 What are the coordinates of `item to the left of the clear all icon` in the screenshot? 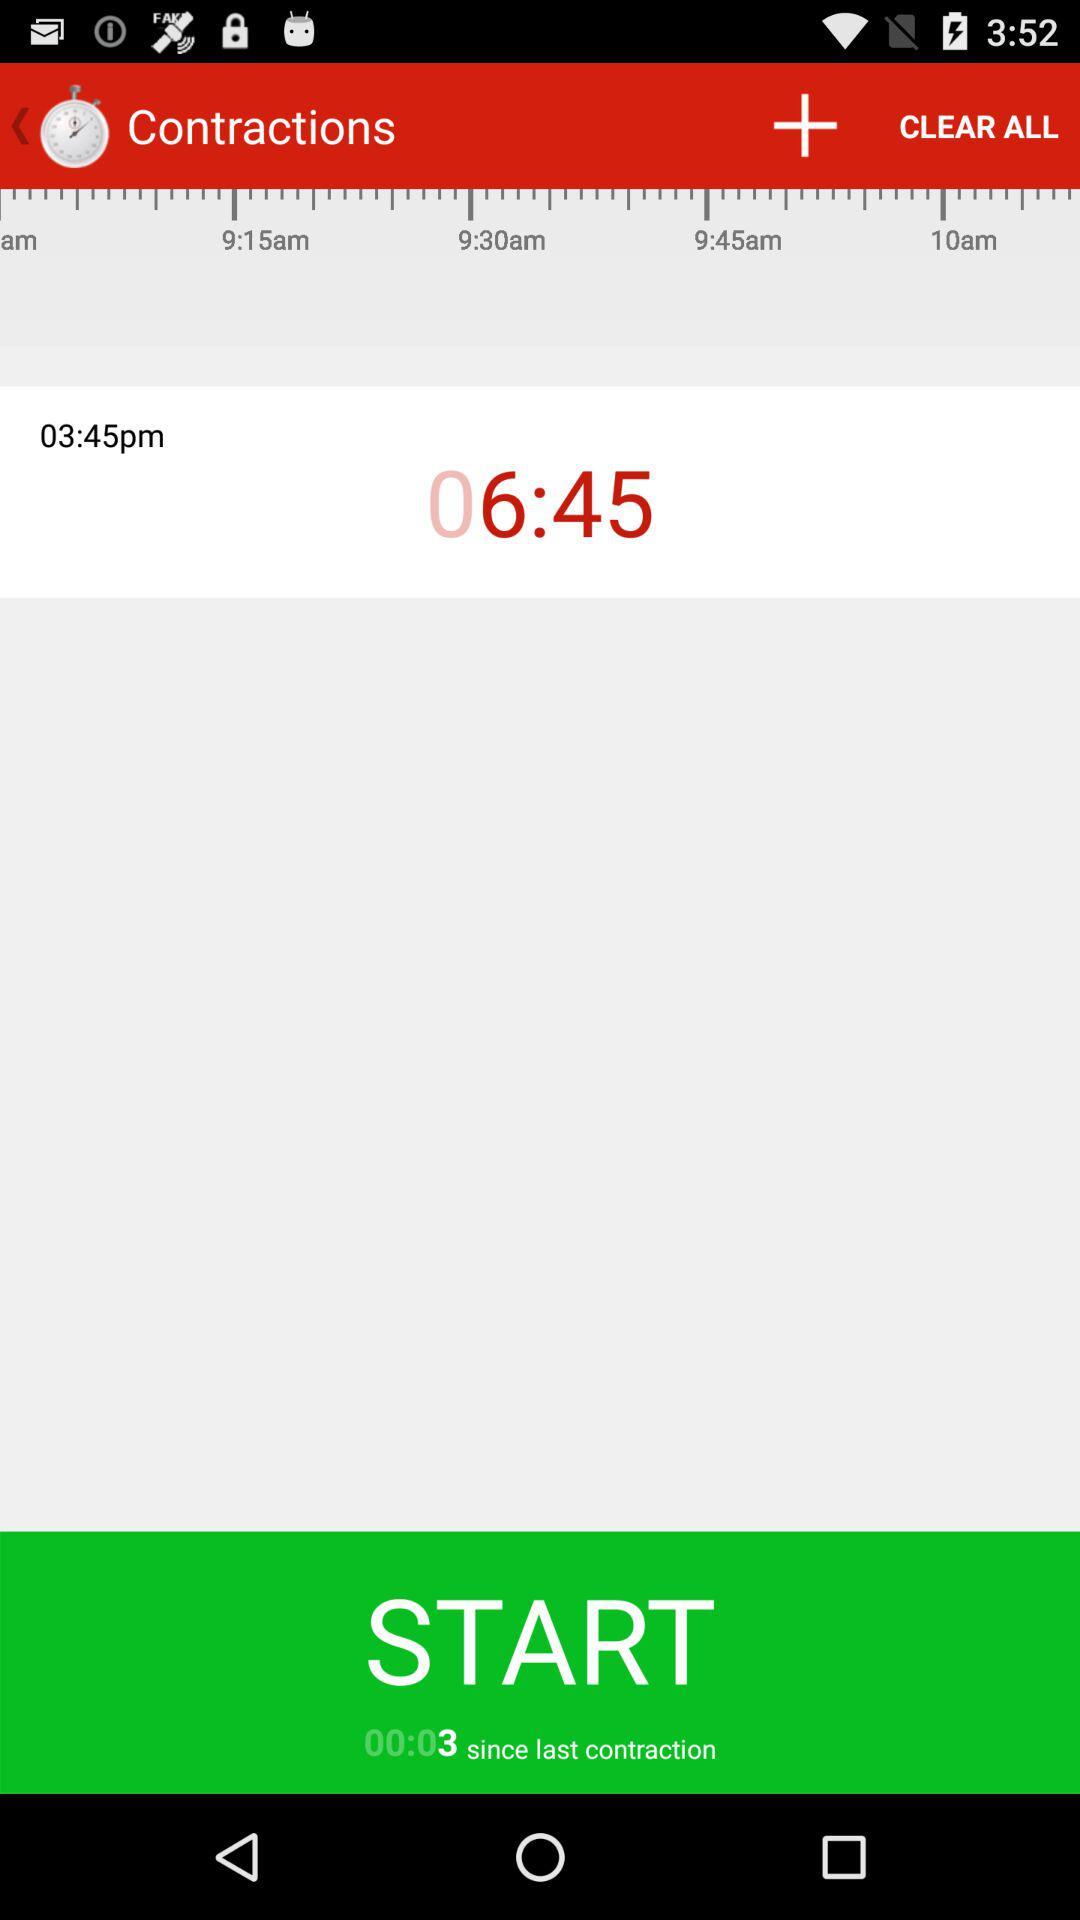 It's located at (803, 124).